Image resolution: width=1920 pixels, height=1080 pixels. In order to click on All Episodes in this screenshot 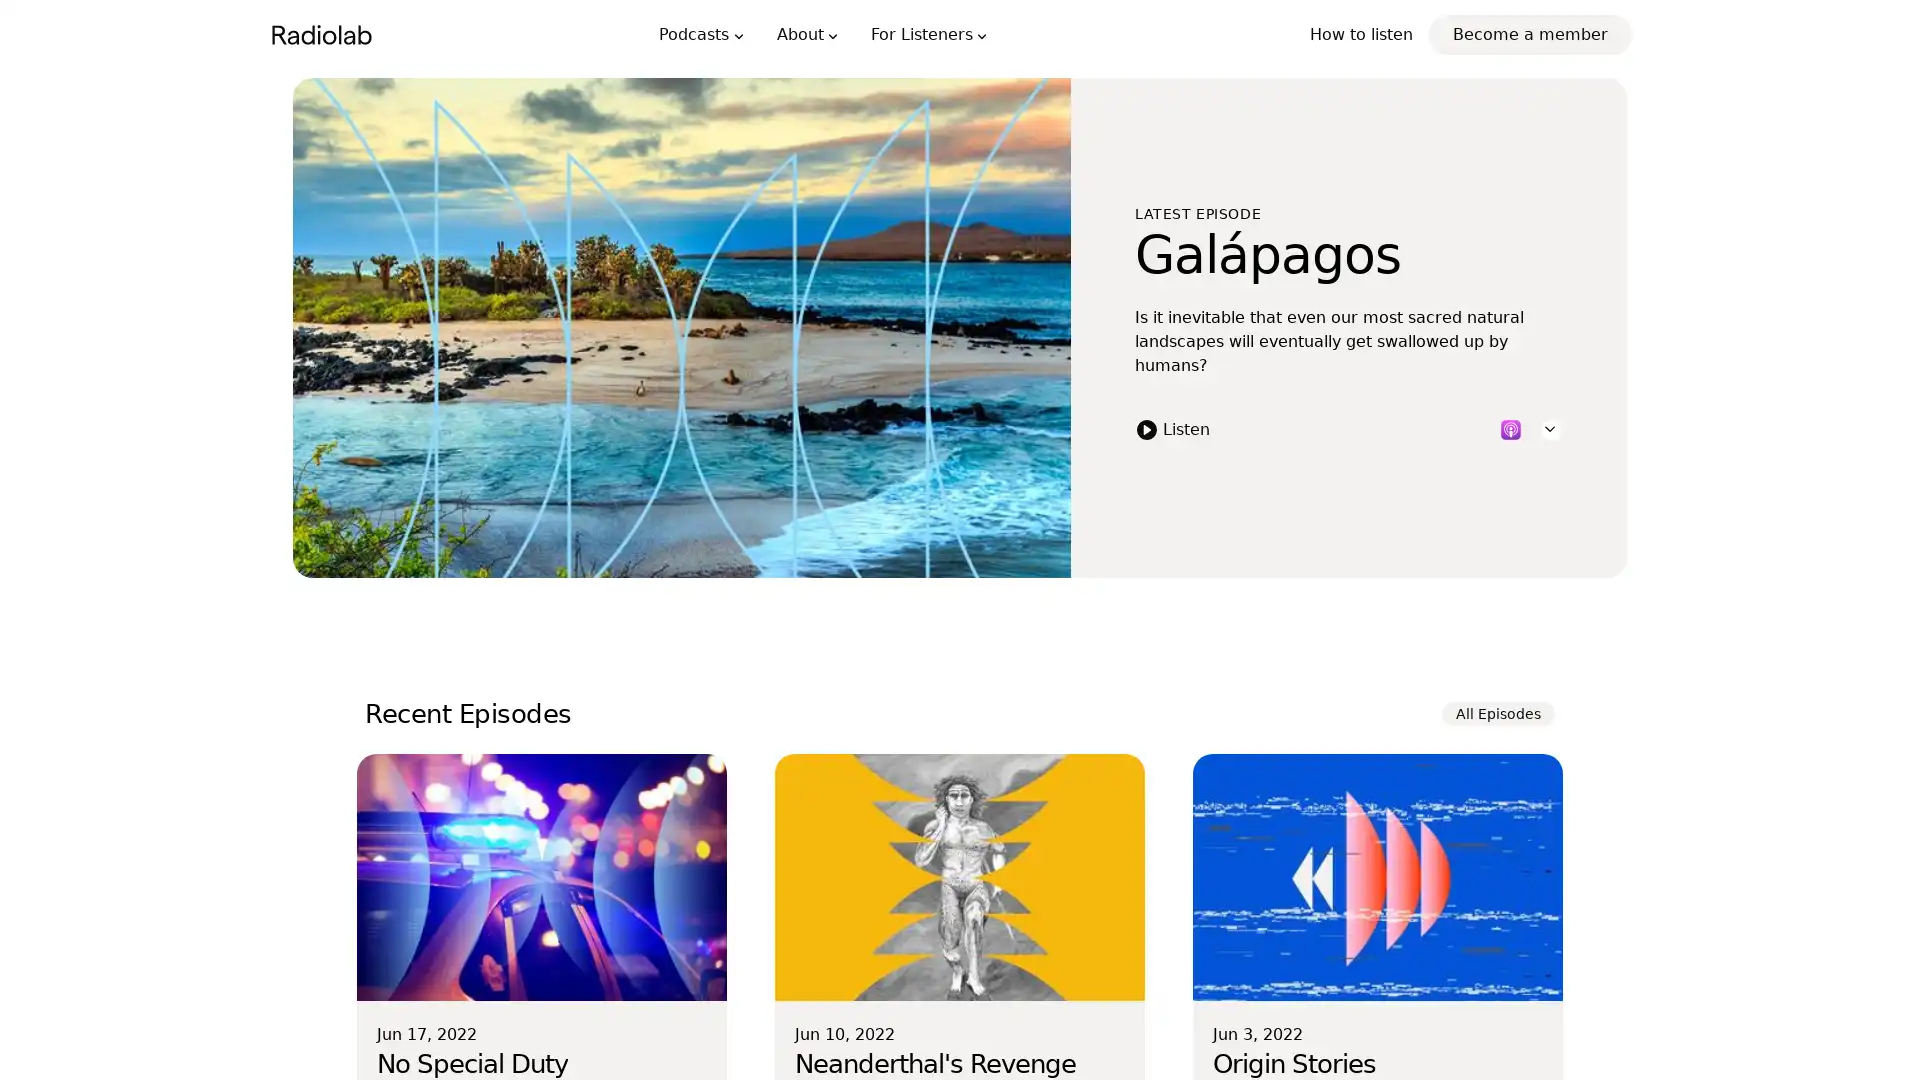, I will do `click(1498, 712)`.